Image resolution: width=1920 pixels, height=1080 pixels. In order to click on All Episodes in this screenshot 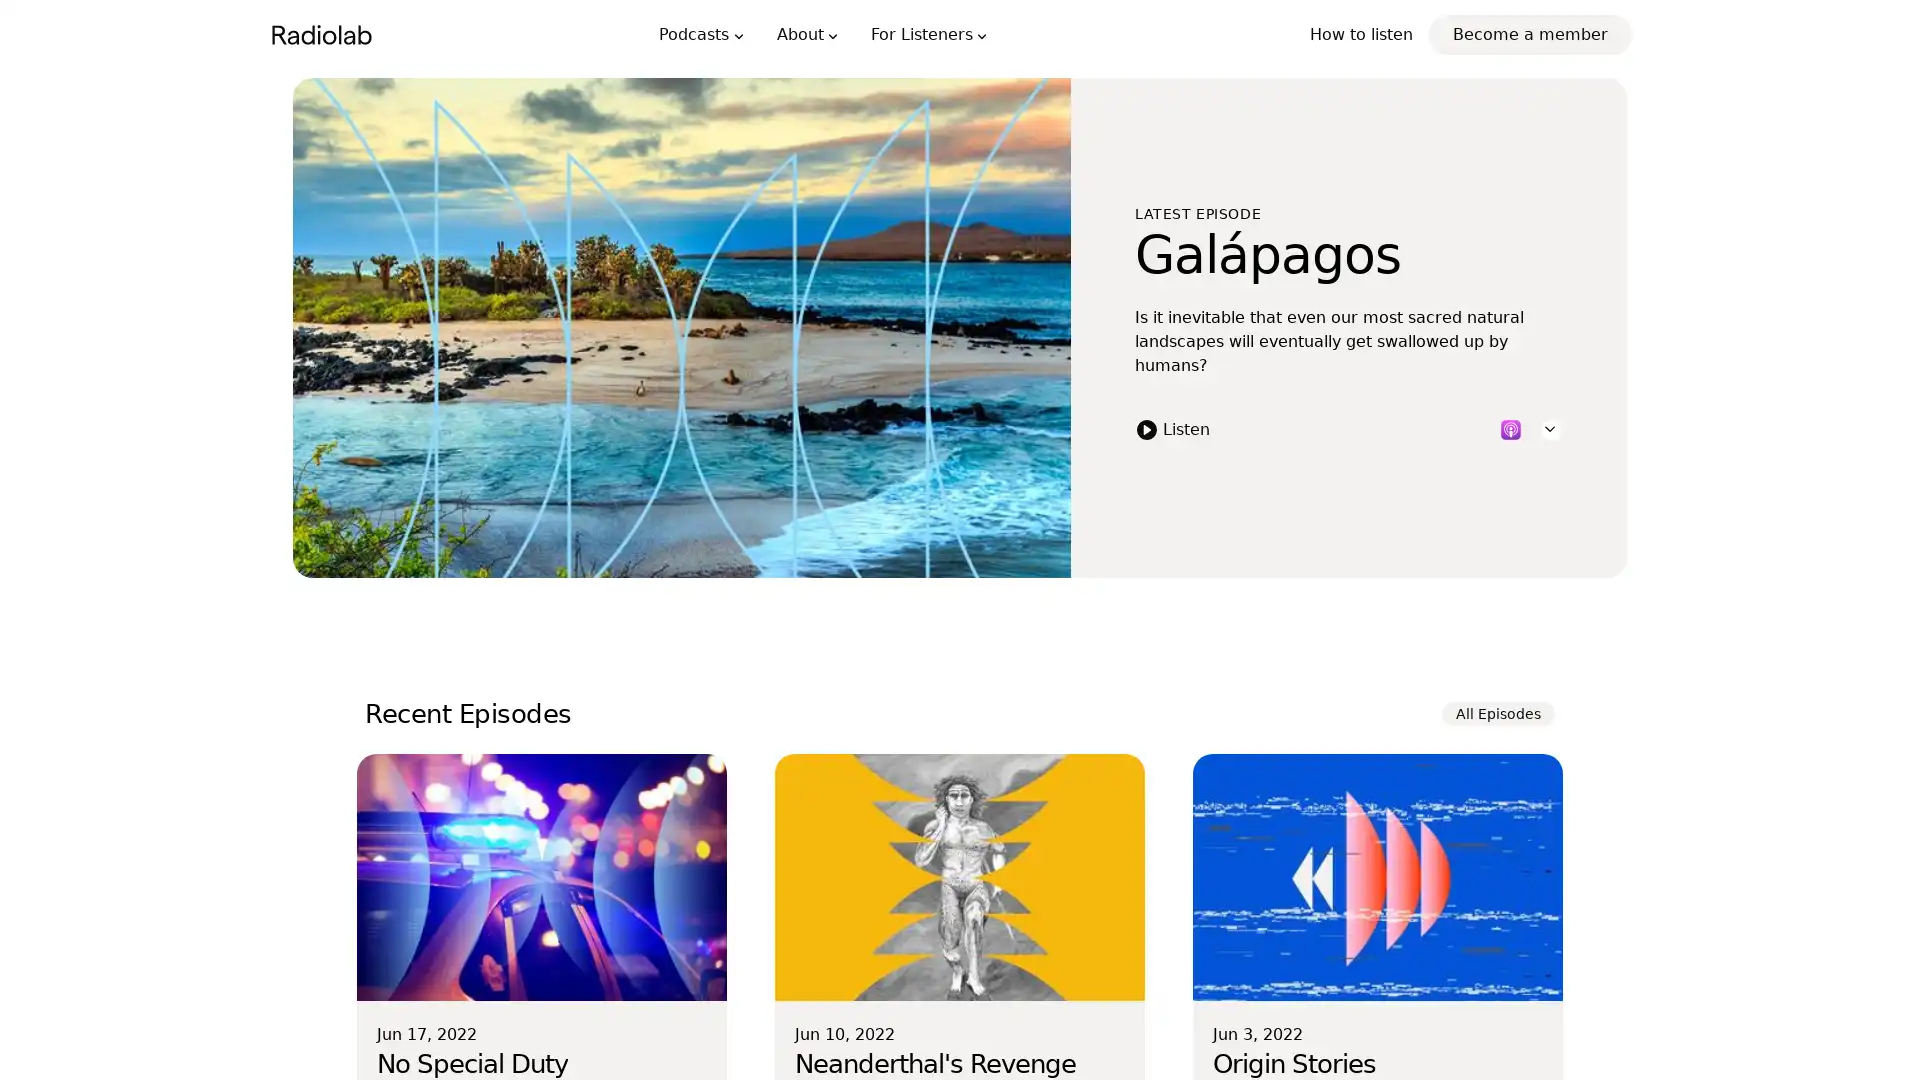, I will do `click(1498, 712)`.